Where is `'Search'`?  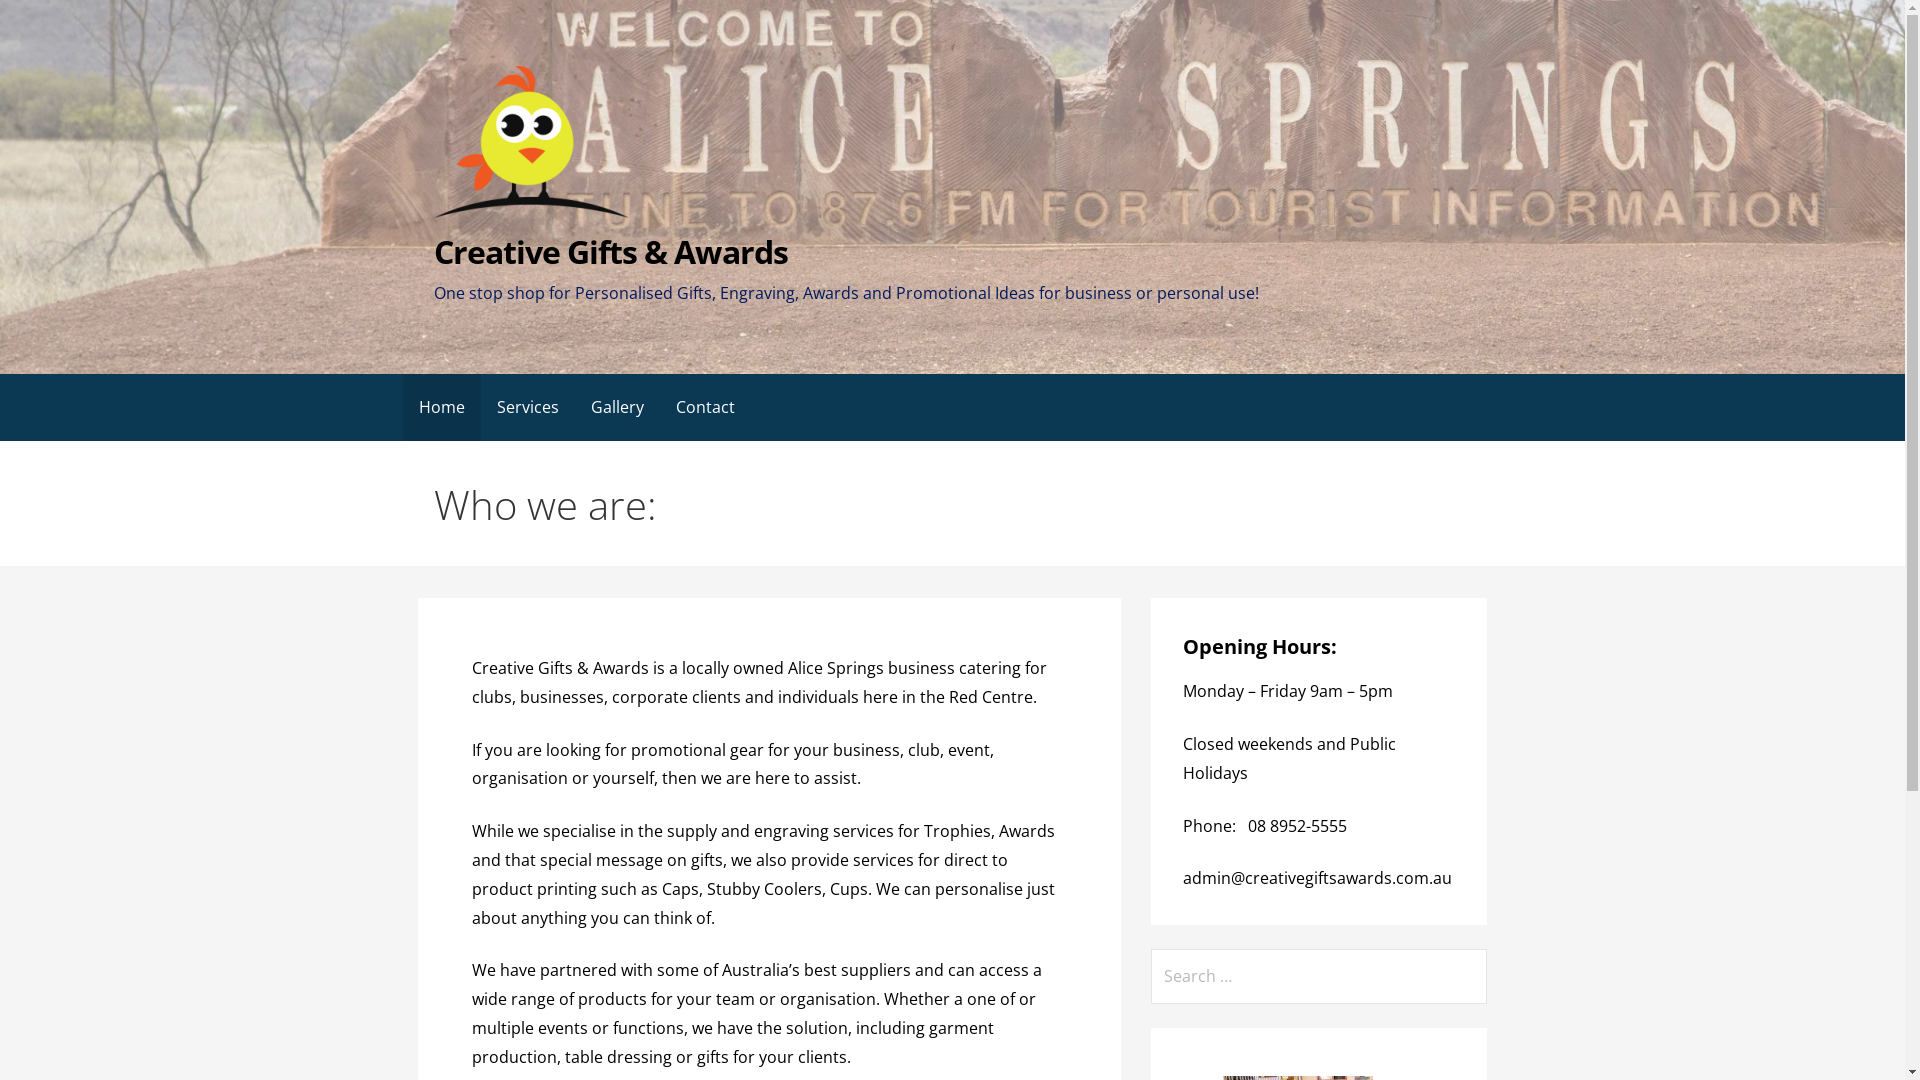
'Search' is located at coordinates (42, 19).